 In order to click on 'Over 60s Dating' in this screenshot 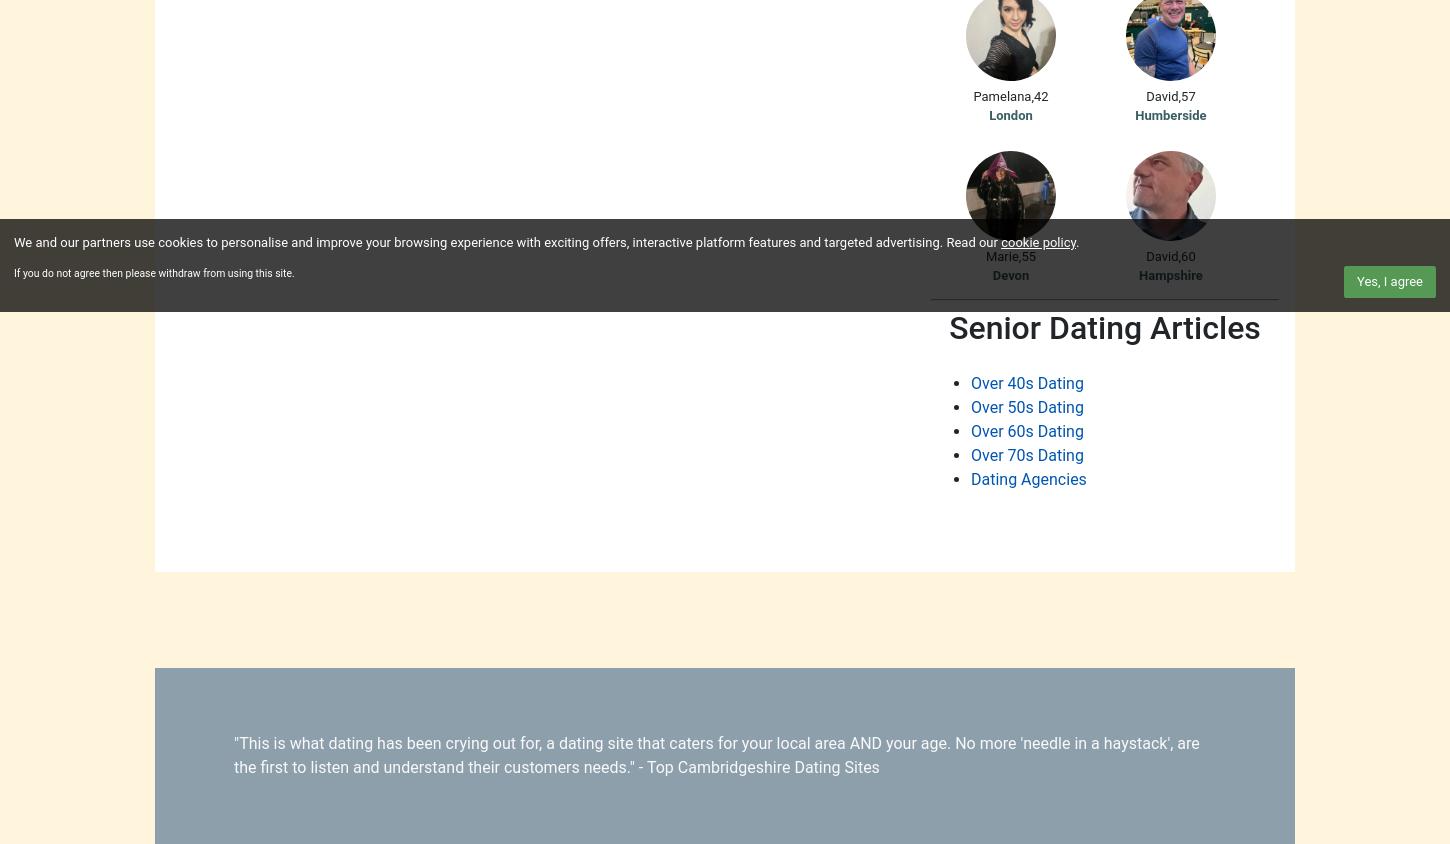, I will do `click(971, 429)`.